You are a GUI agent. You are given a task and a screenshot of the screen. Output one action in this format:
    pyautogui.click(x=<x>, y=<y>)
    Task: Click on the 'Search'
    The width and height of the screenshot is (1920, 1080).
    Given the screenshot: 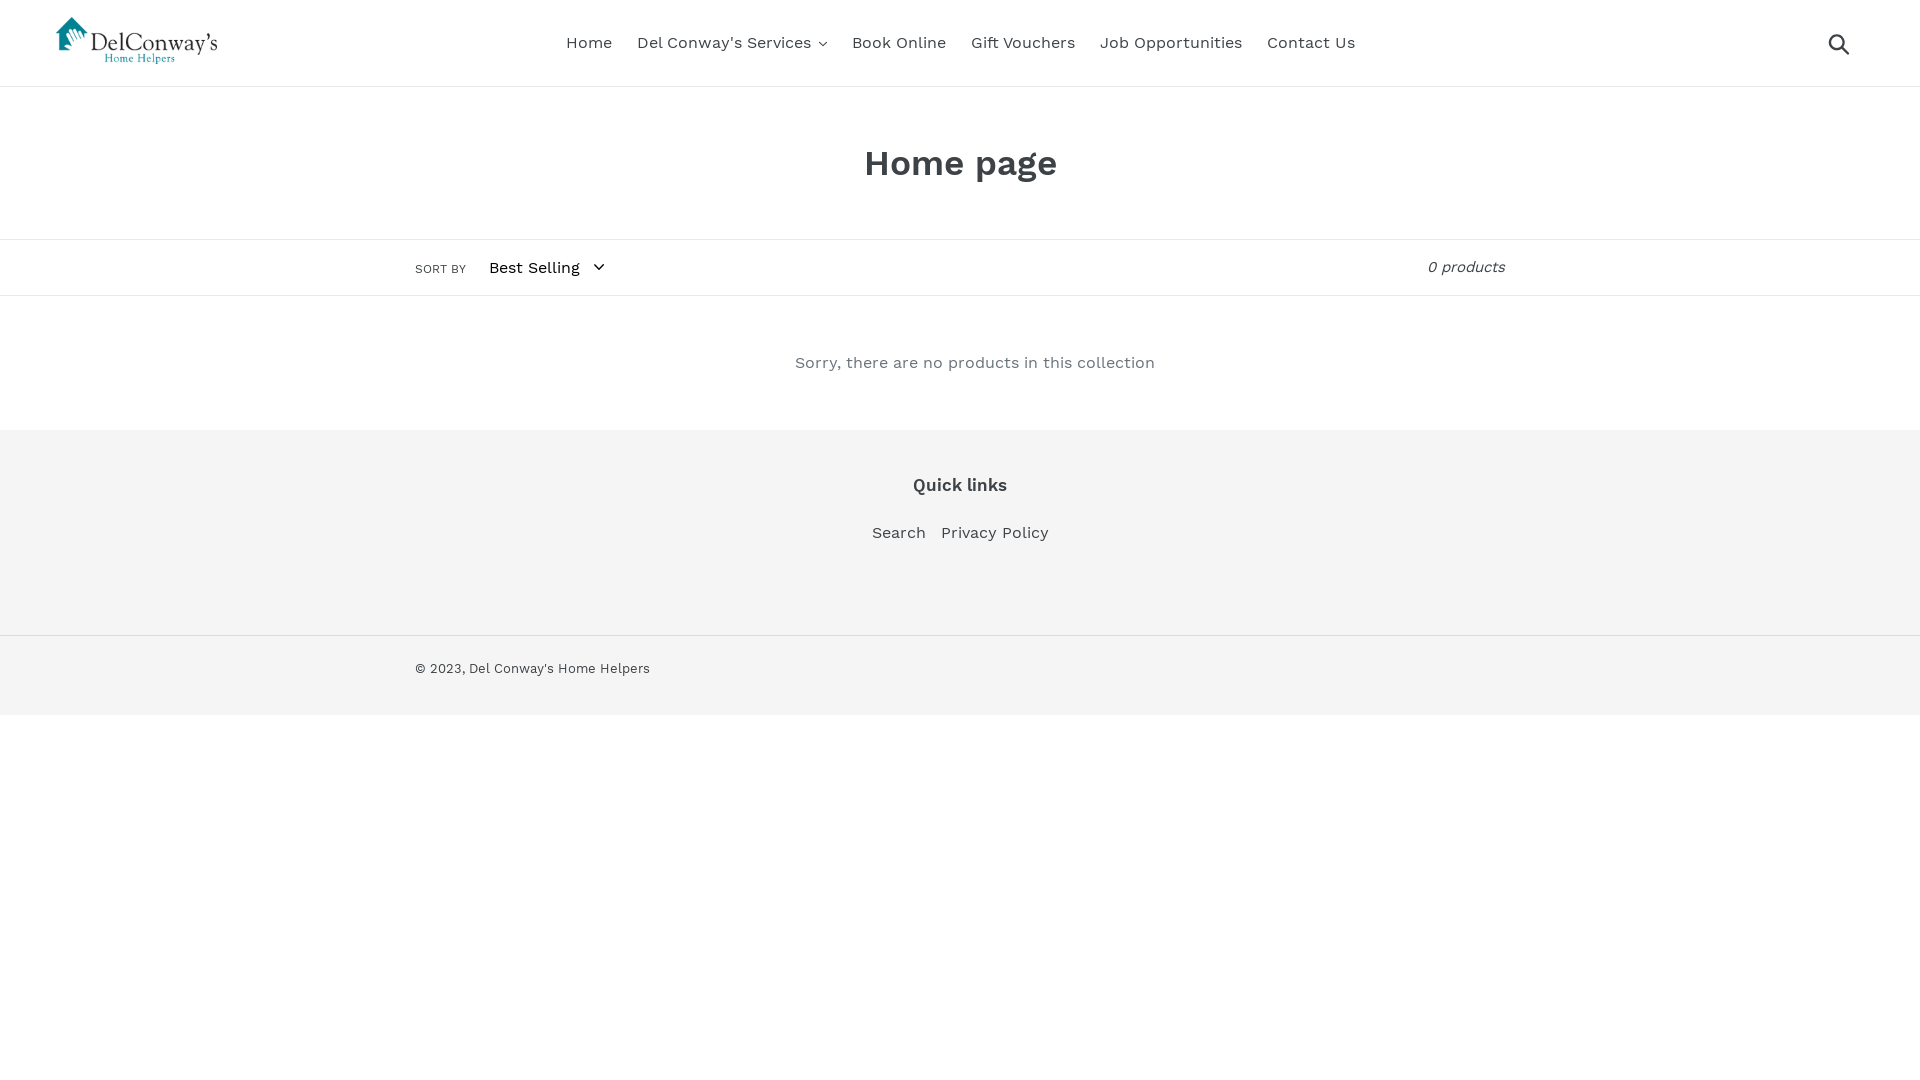 What is the action you would take?
    pyautogui.click(x=872, y=531)
    